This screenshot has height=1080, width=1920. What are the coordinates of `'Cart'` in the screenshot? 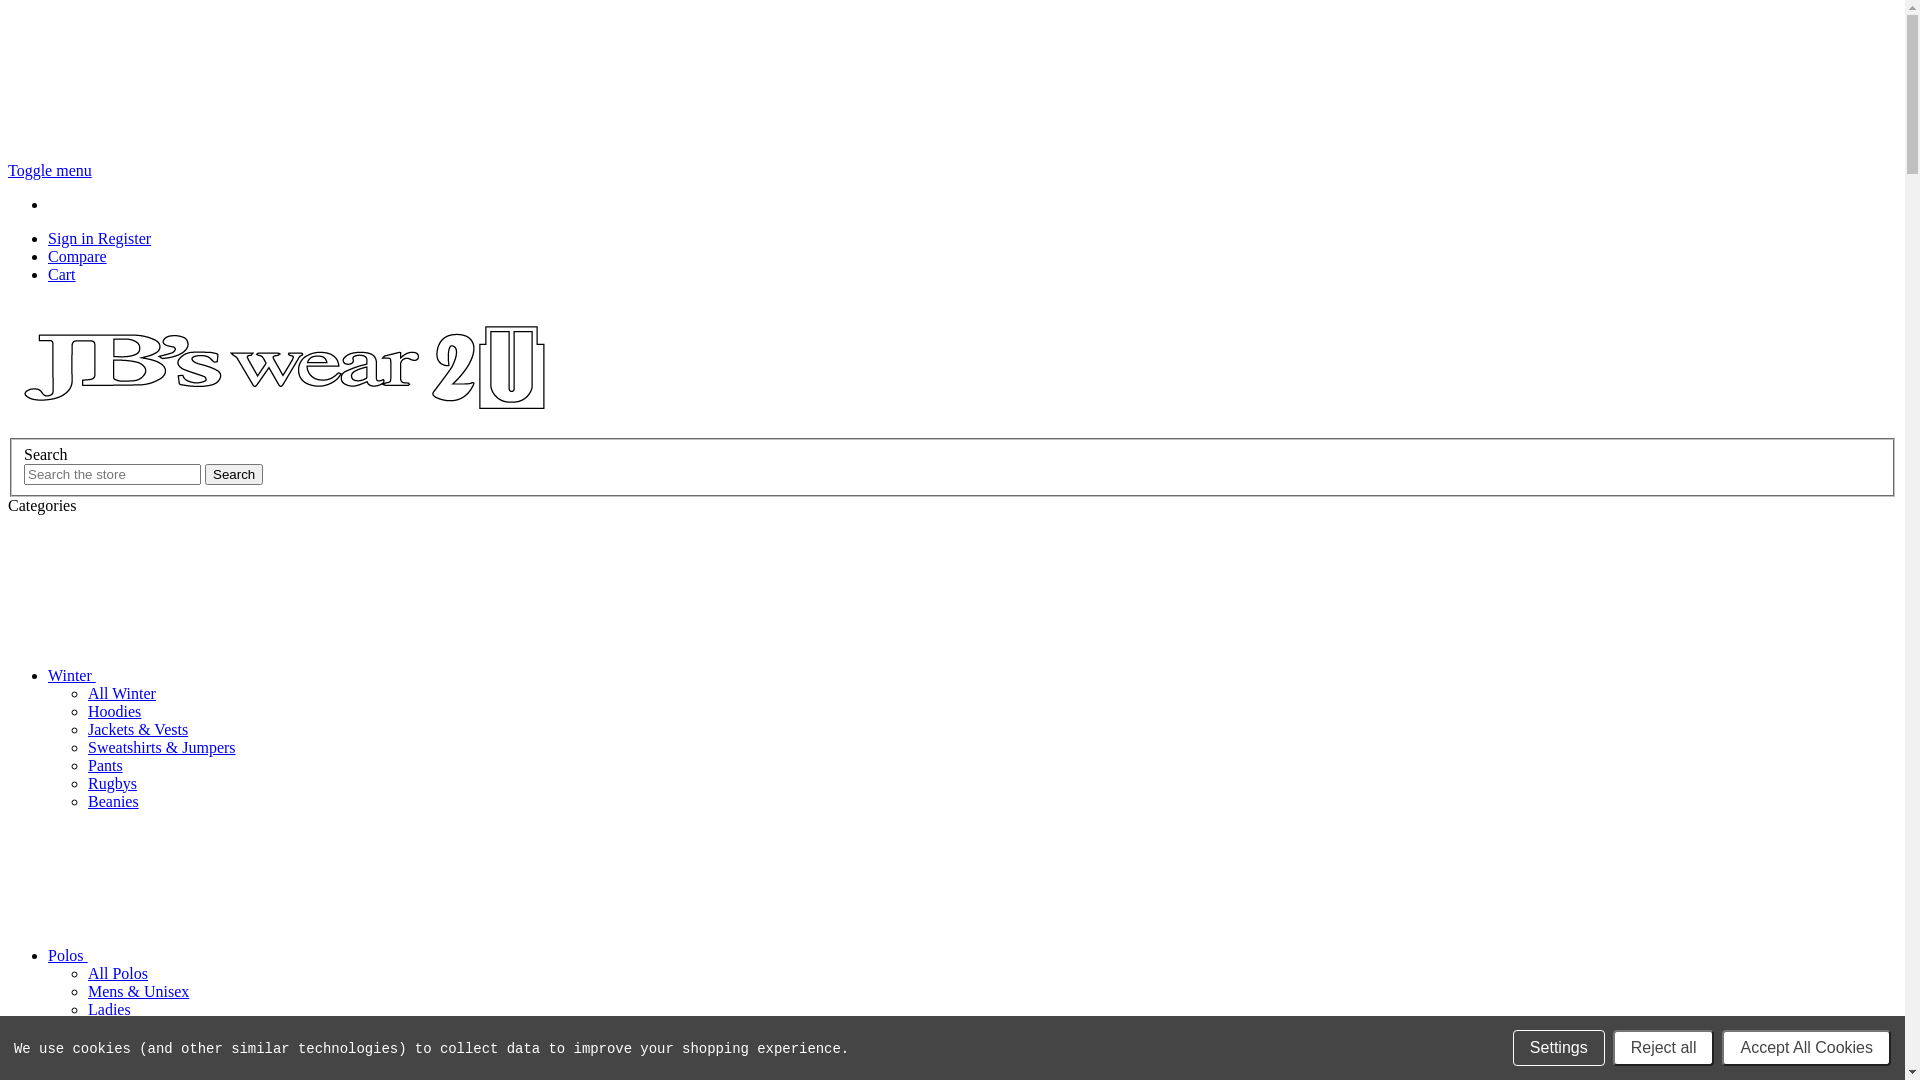 It's located at (62, 274).